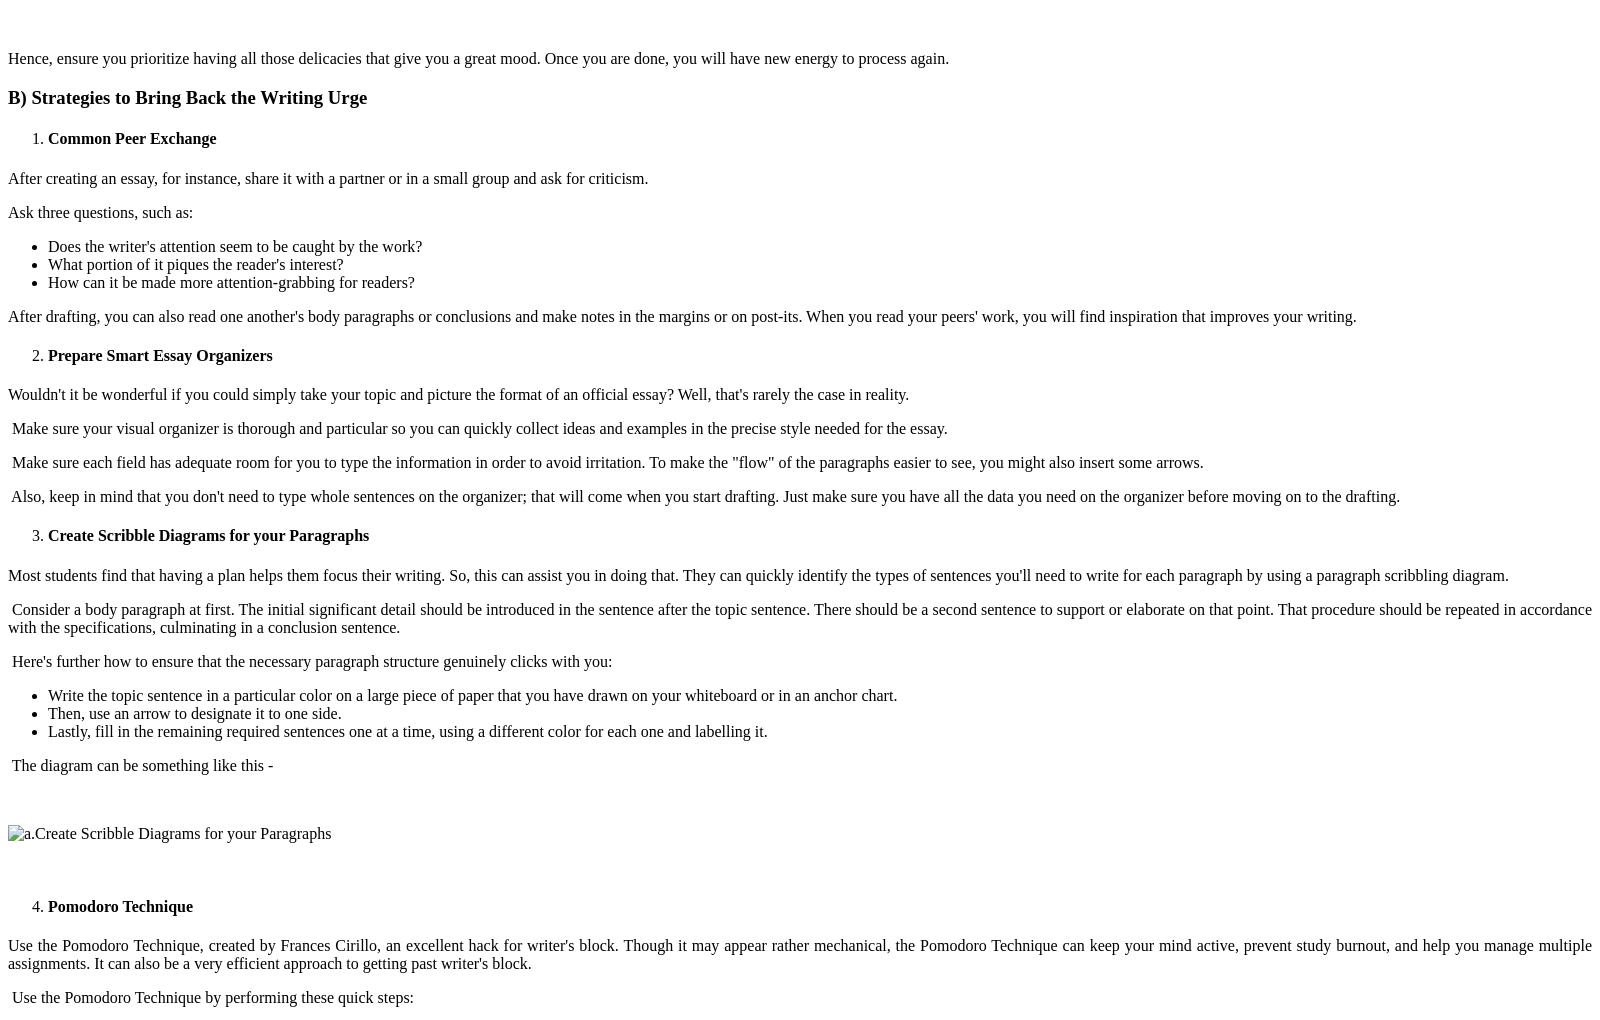 This screenshot has width=1600, height=1020. What do you see at coordinates (760, 574) in the screenshot?
I see `'Most students find that having a plan helps them focus their writing. So, this can assist you in doing that. They can quickly identify the types of sentences you'll need to write for each paragraph by using a paragraph scribbling diagram.'` at bounding box center [760, 574].